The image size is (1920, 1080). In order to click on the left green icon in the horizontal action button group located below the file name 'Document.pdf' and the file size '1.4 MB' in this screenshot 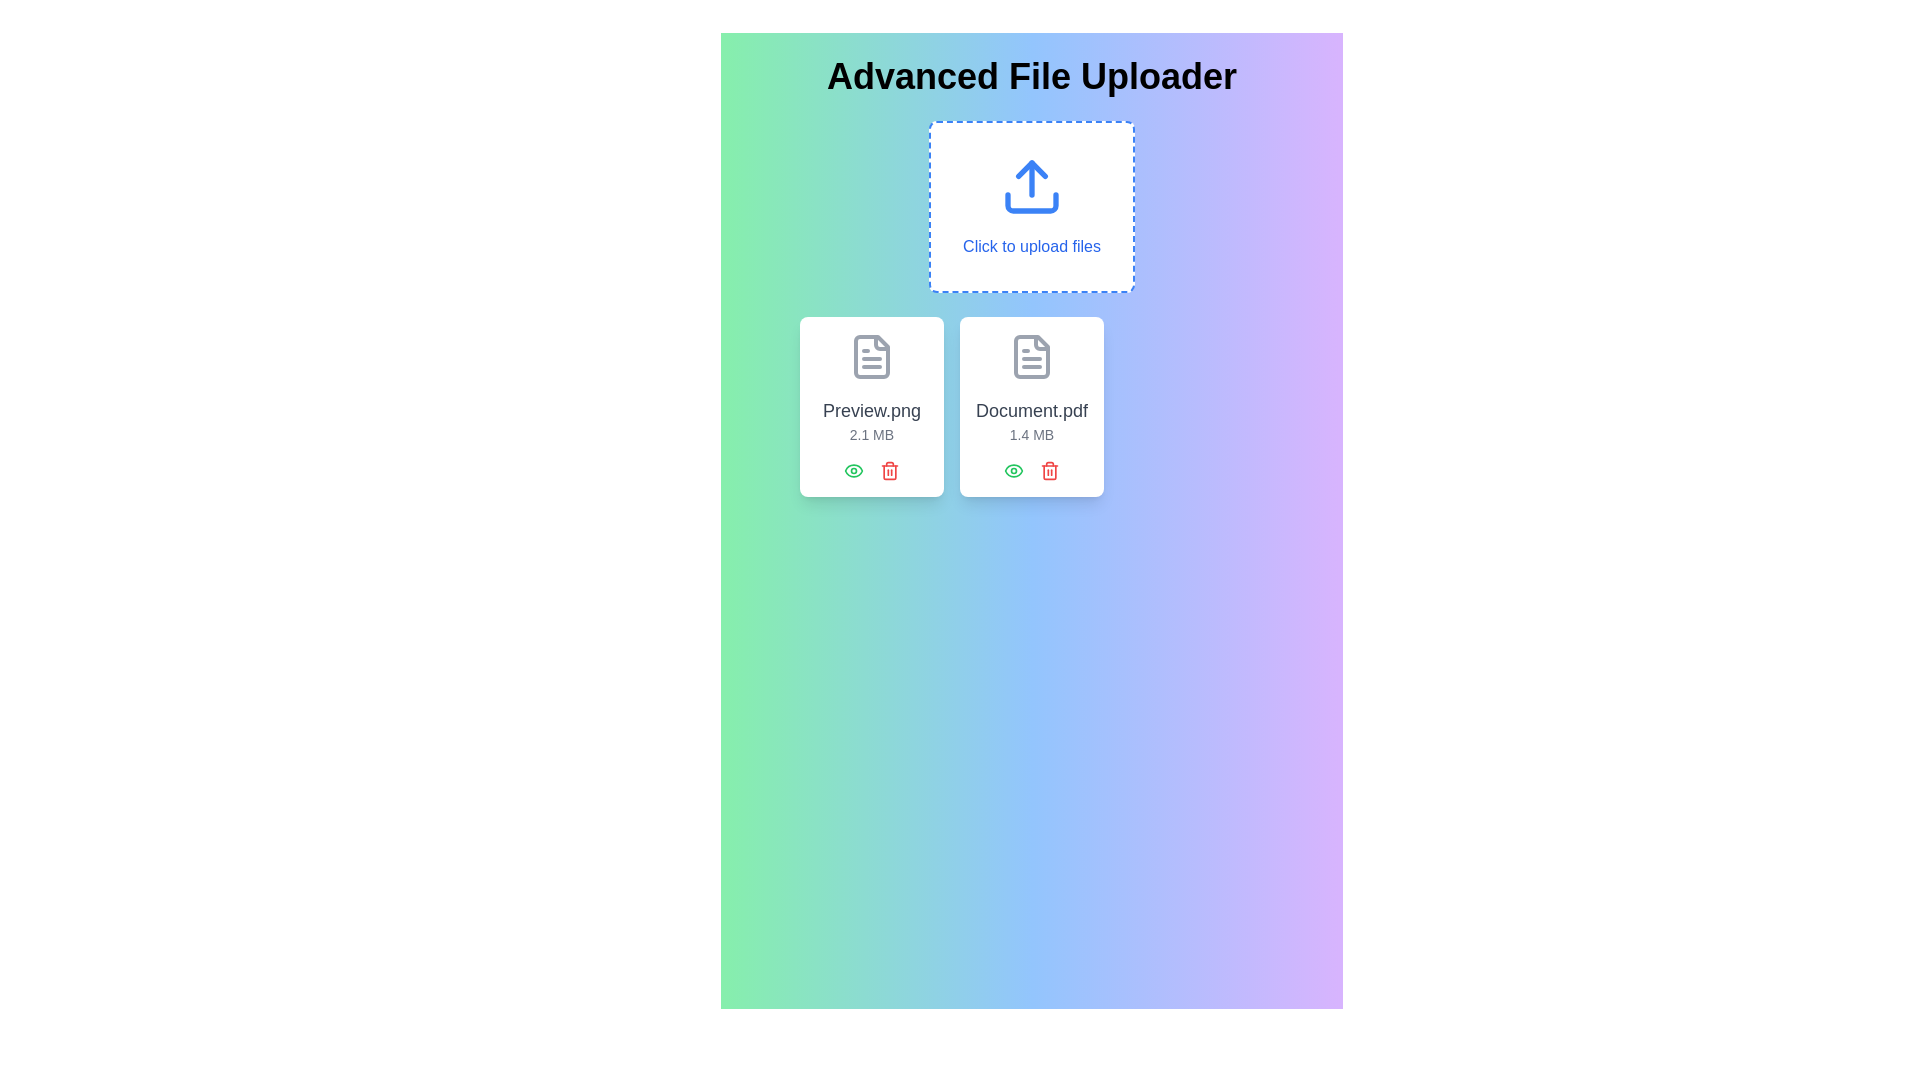, I will do `click(1032, 470)`.